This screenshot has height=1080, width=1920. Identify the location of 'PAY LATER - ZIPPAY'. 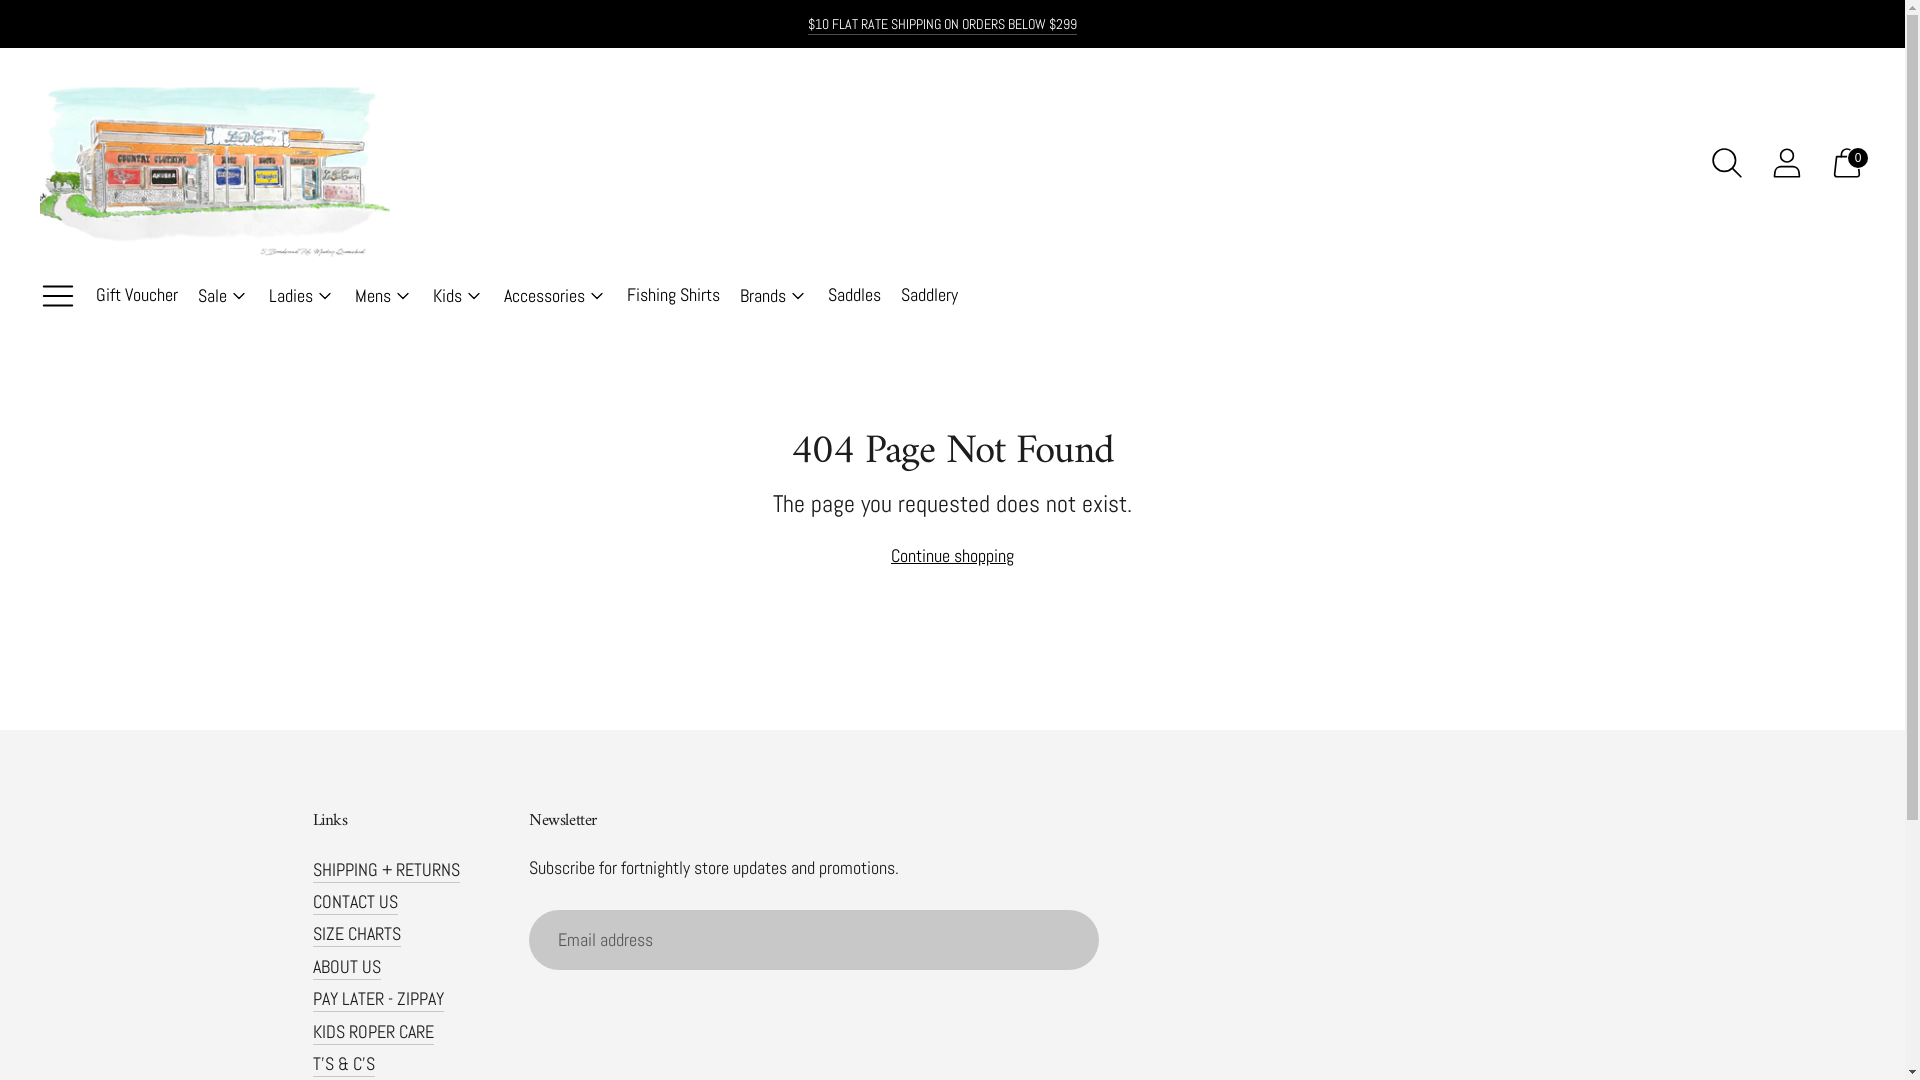
(377, 998).